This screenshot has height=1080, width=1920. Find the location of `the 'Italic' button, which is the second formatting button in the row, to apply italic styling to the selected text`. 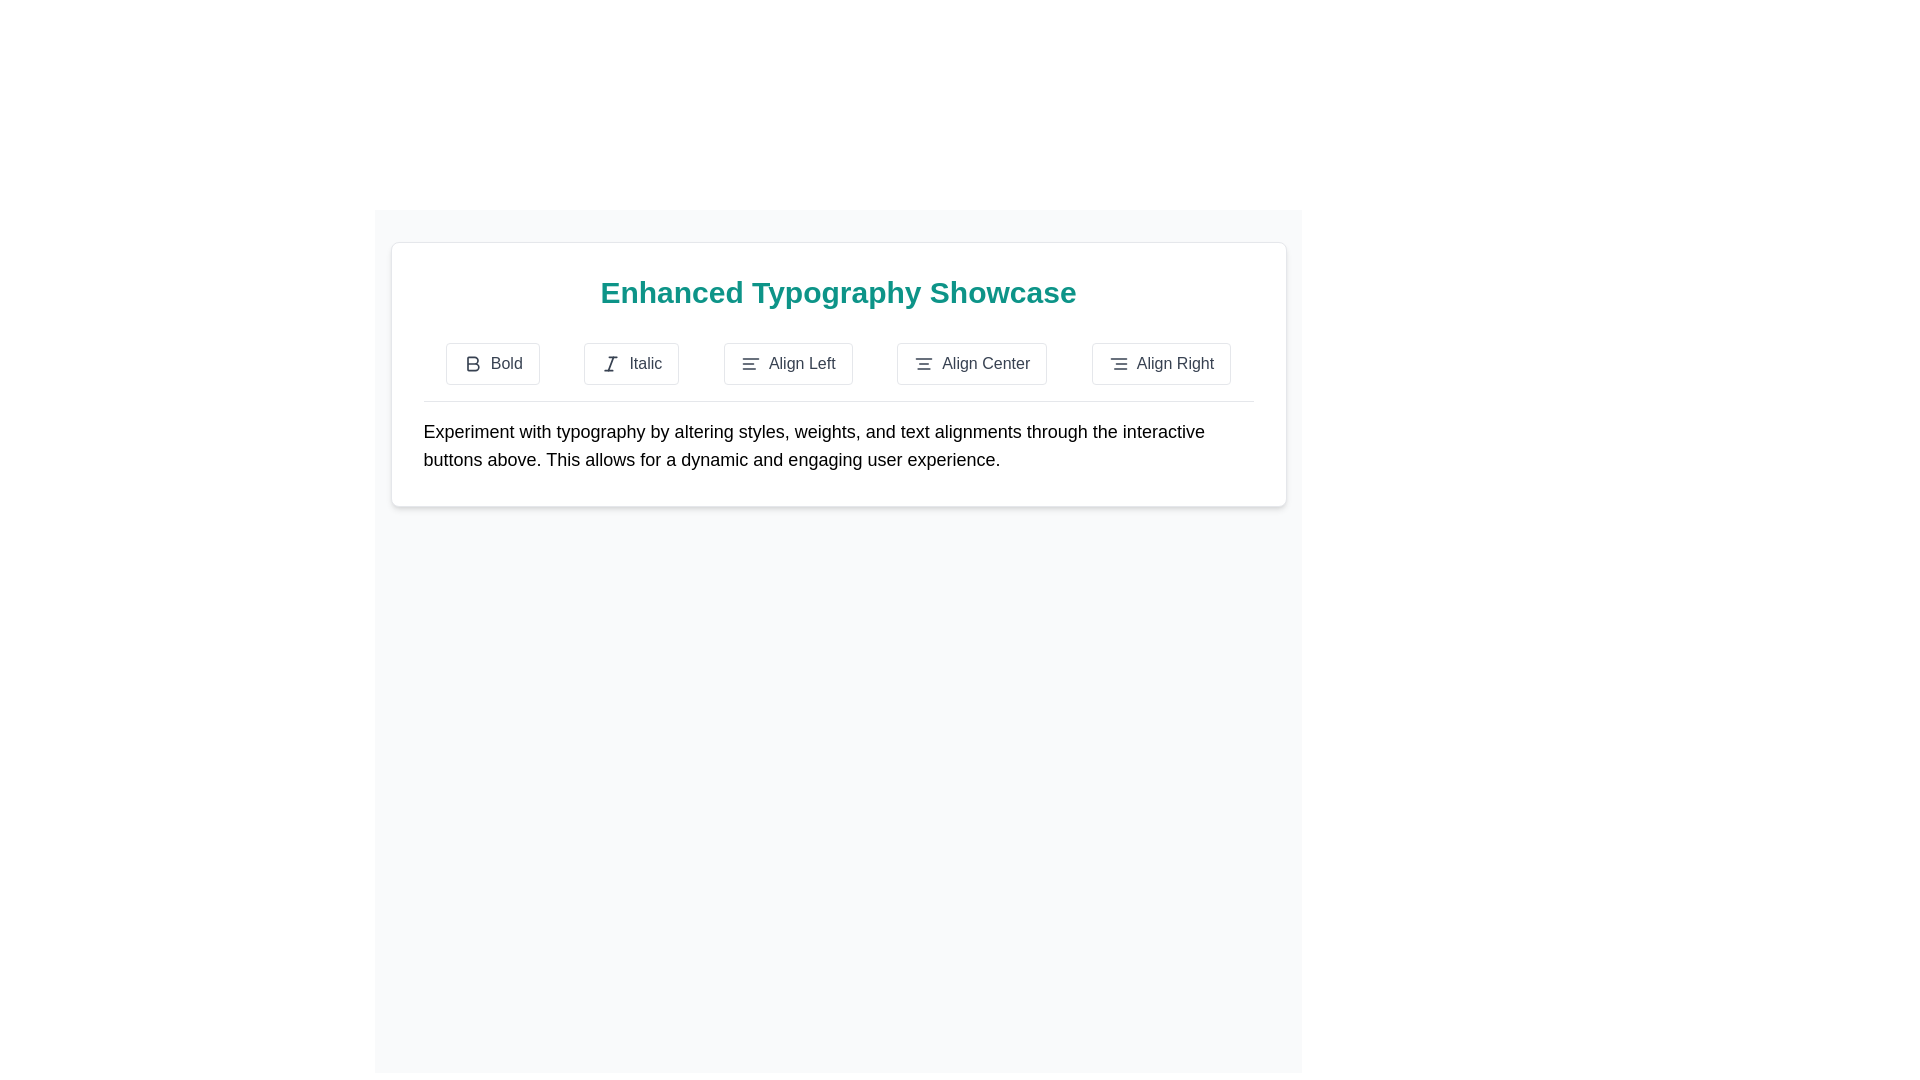

the 'Italic' button, which is the second formatting button in the row, to apply italic styling to the selected text is located at coordinates (645, 363).